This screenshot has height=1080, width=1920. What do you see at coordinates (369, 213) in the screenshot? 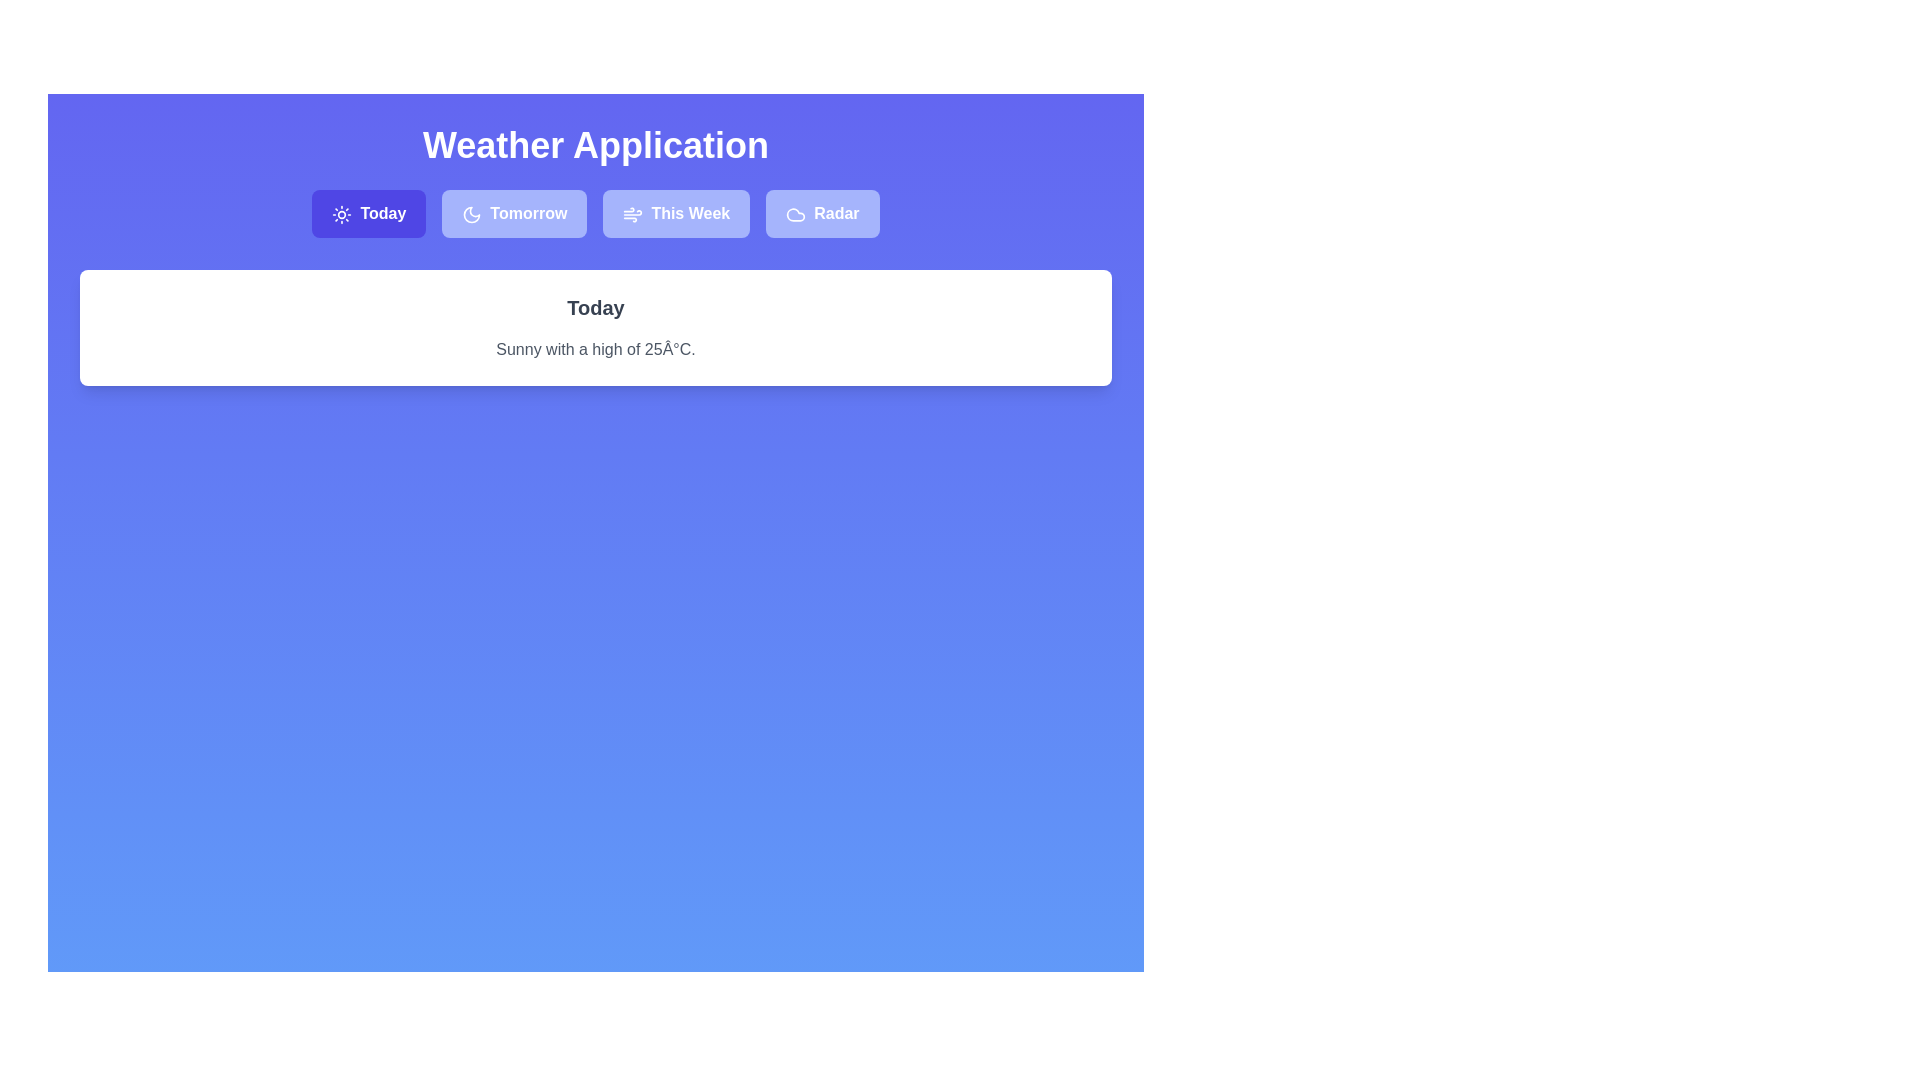
I see `the tab labeled 'Today' to observe the visual change in highlighting` at bounding box center [369, 213].